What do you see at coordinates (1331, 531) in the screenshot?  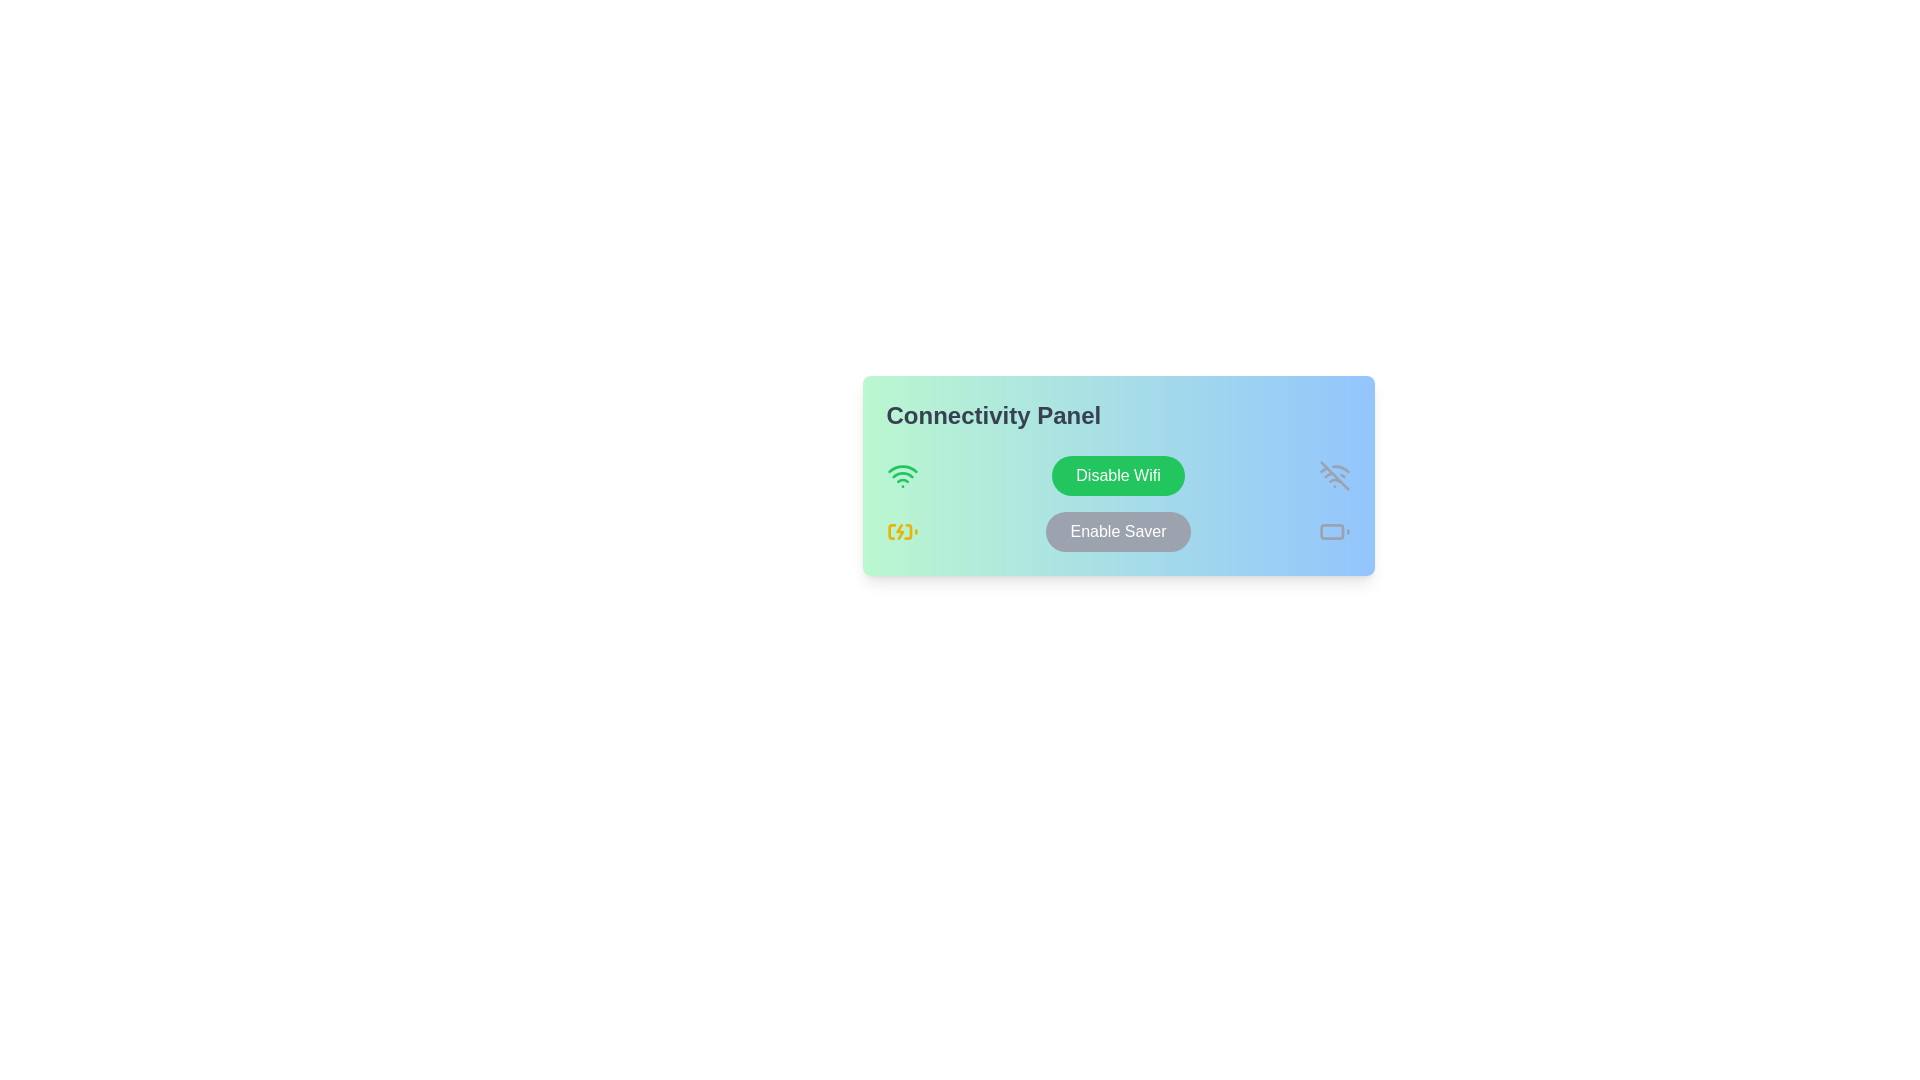 I see `the main body of the battery icon, which is a rectangular shape with rounded corners, located in the bottom-right corner of the UI panel` at bounding box center [1331, 531].